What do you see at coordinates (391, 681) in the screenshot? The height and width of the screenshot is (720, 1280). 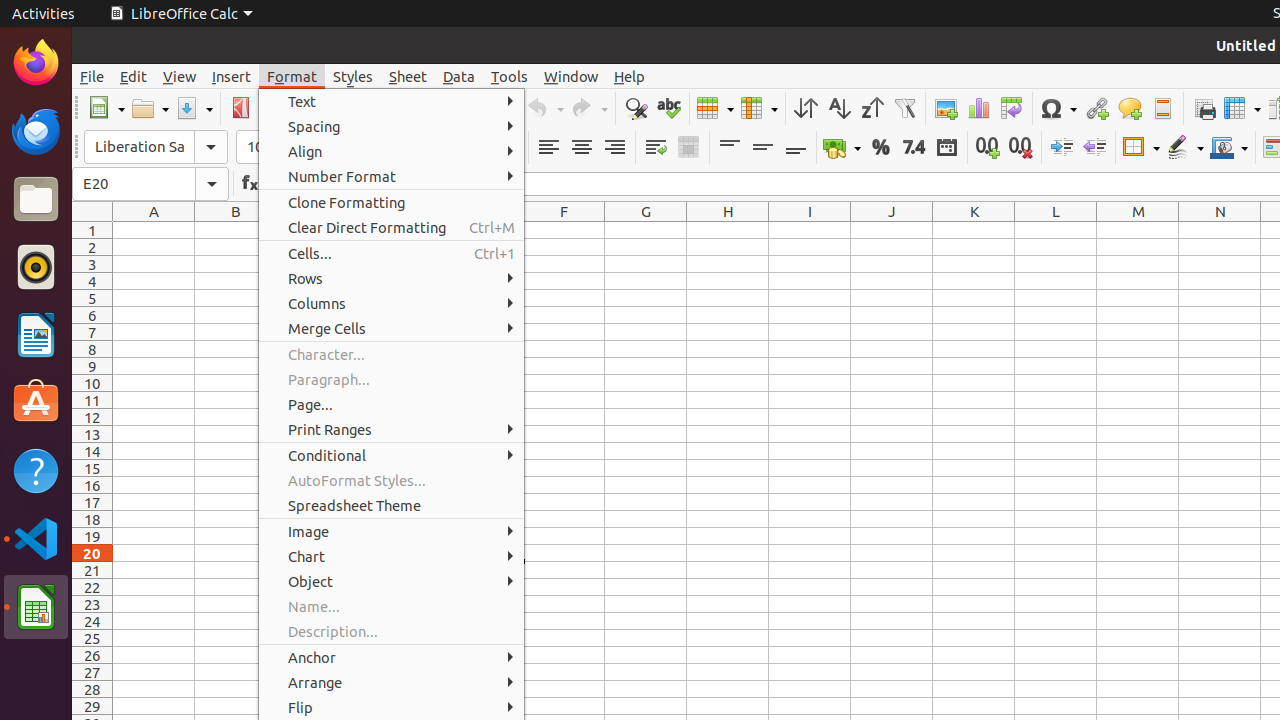 I see `'Arrange'` at bounding box center [391, 681].